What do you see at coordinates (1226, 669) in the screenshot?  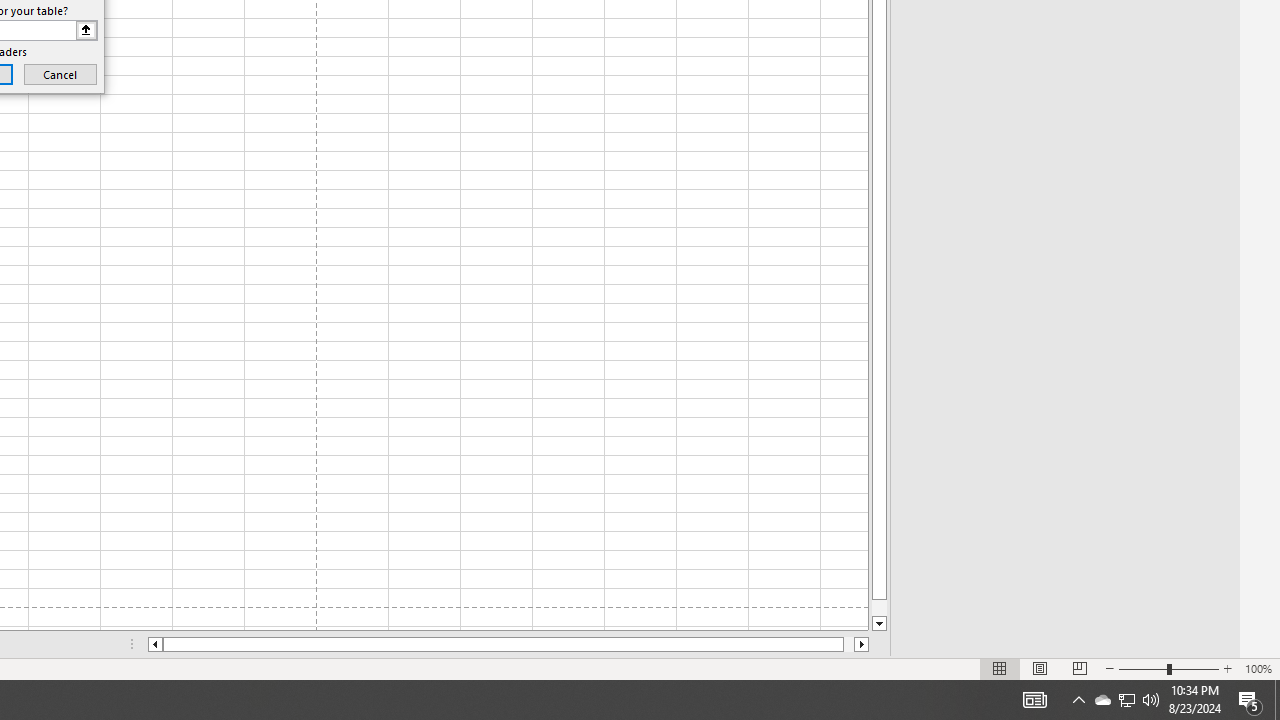 I see `'Zoom In'` at bounding box center [1226, 669].